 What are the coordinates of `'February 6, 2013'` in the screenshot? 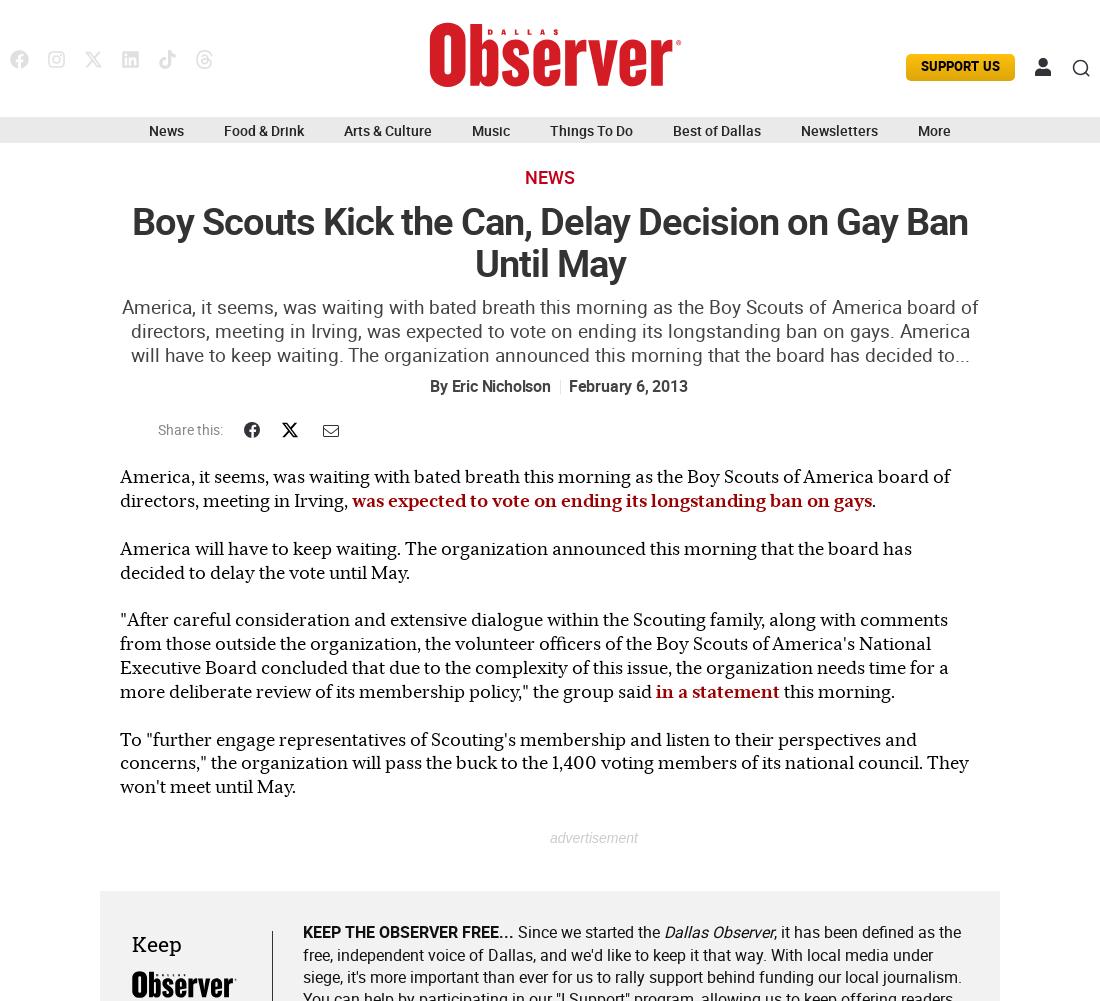 It's located at (627, 385).